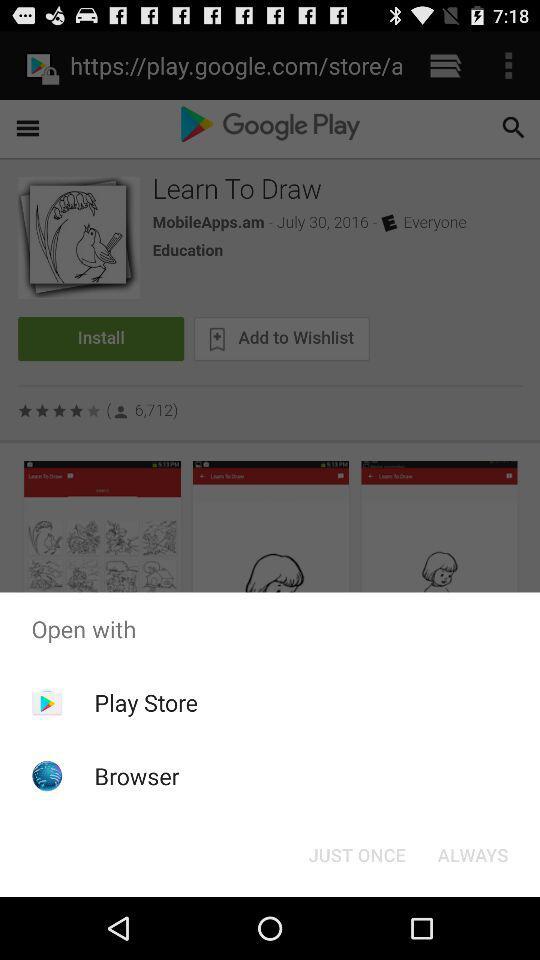 The image size is (540, 960). What do you see at coordinates (136, 775) in the screenshot?
I see `browser` at bounding box center [136, 775].